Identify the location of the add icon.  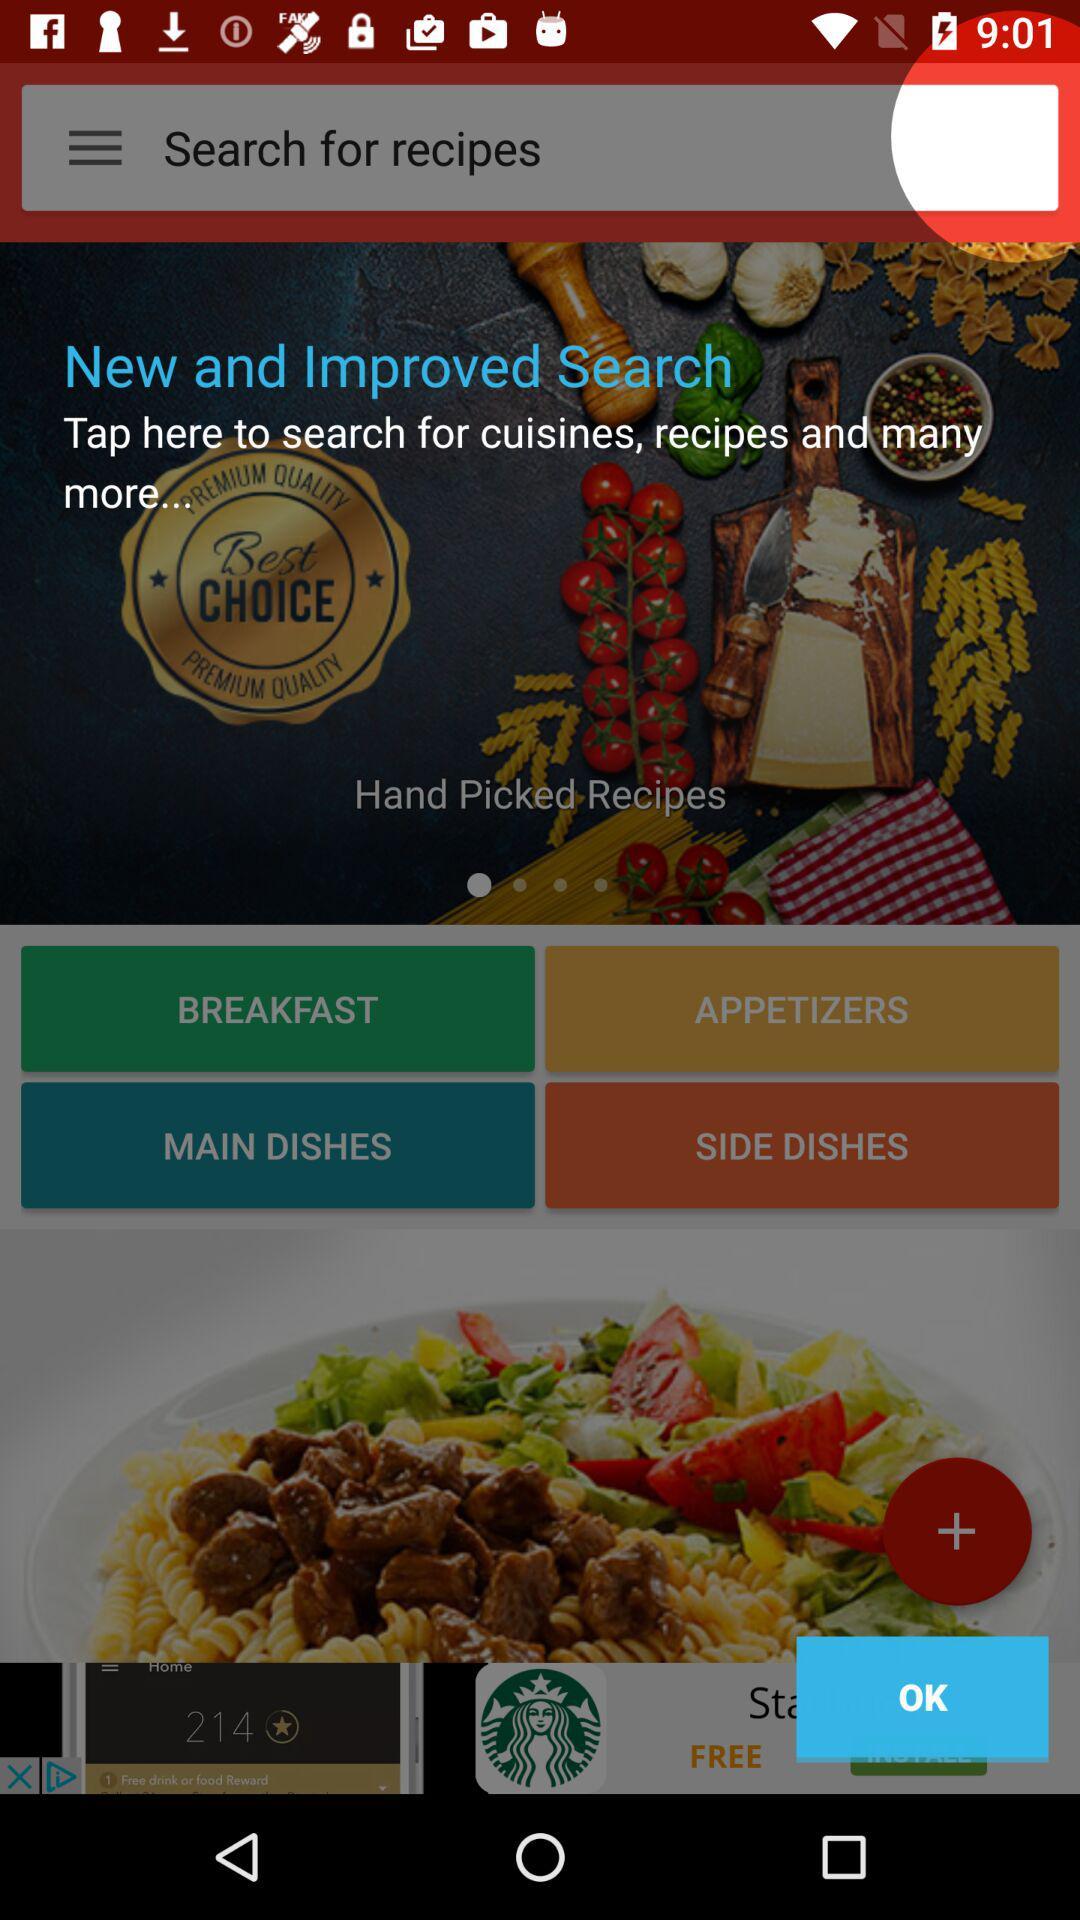
(955, 1538).